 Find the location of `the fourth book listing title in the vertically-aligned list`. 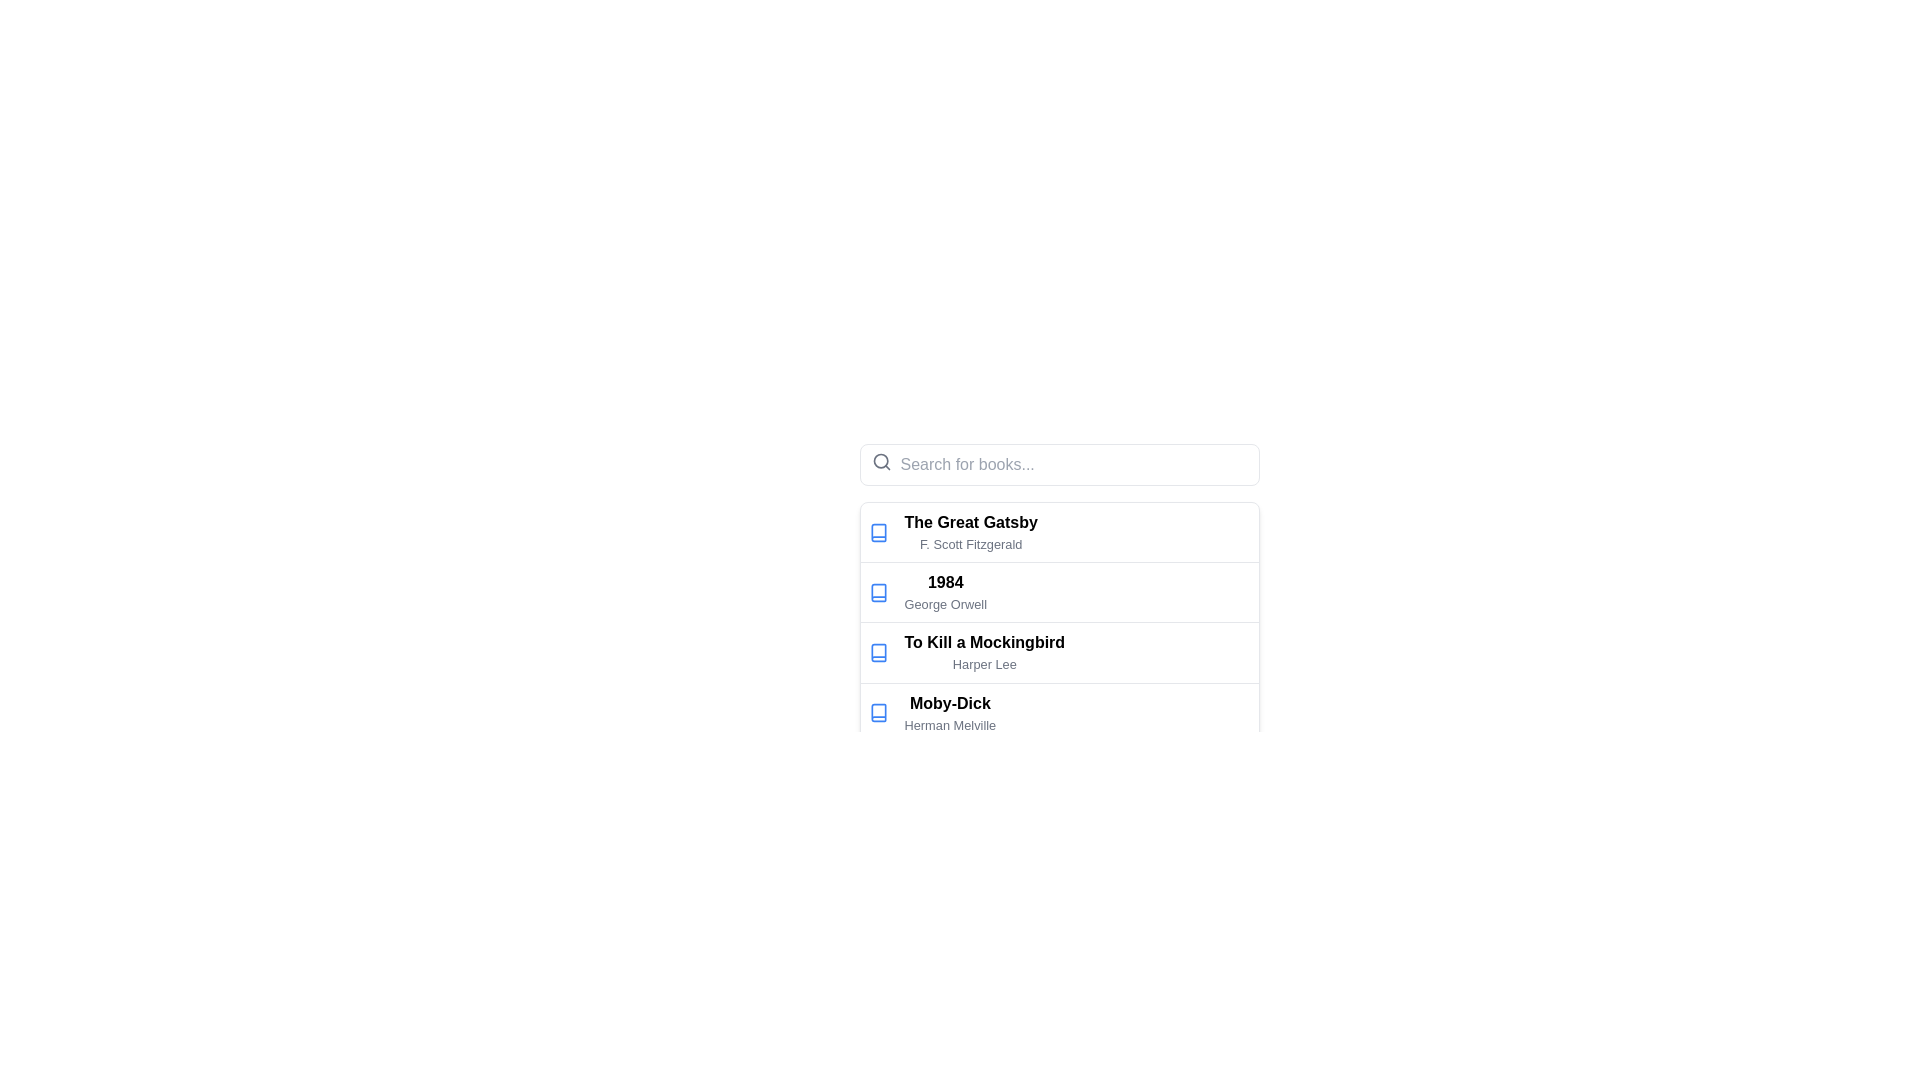

the fourth book listing title in the vertically-aligned list is located at coordinates (949, 712).